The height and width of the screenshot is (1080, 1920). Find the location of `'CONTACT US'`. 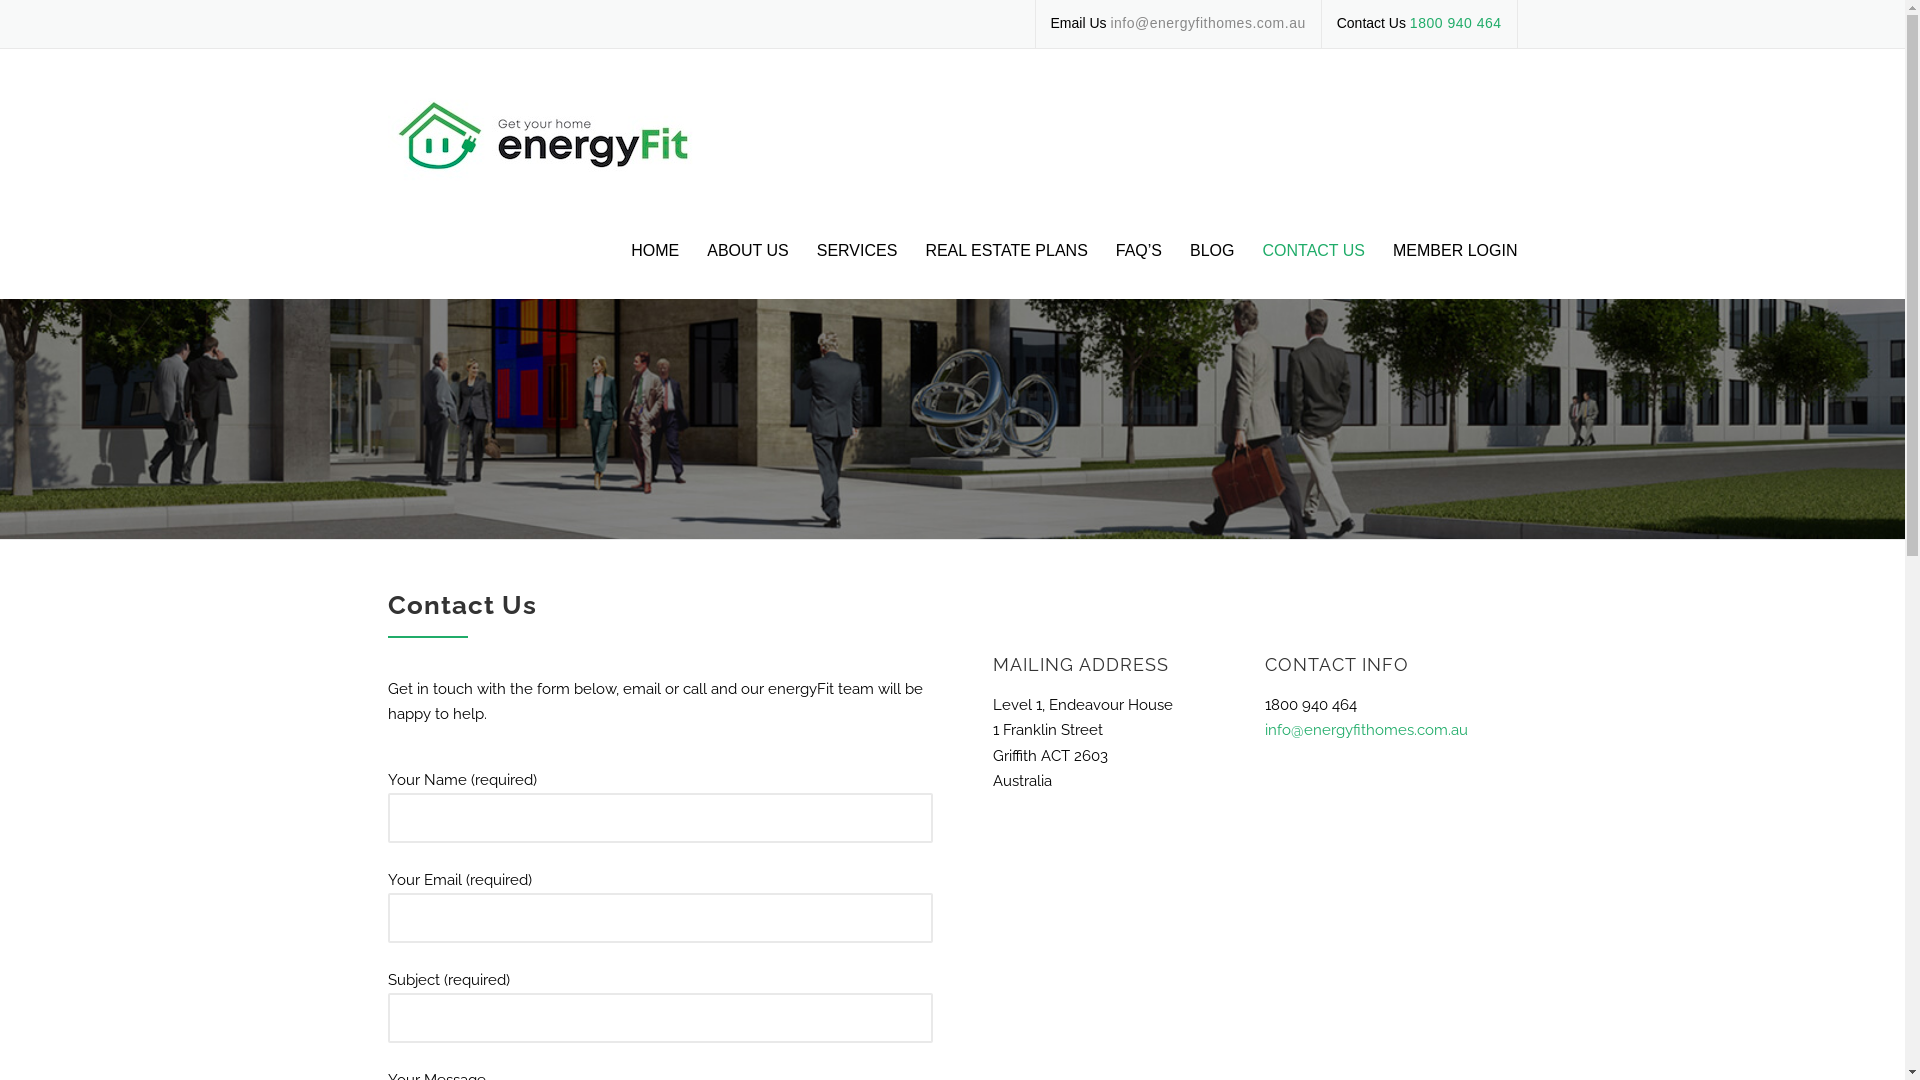

'CONTACT US' is located at coordinates (1313, 266).